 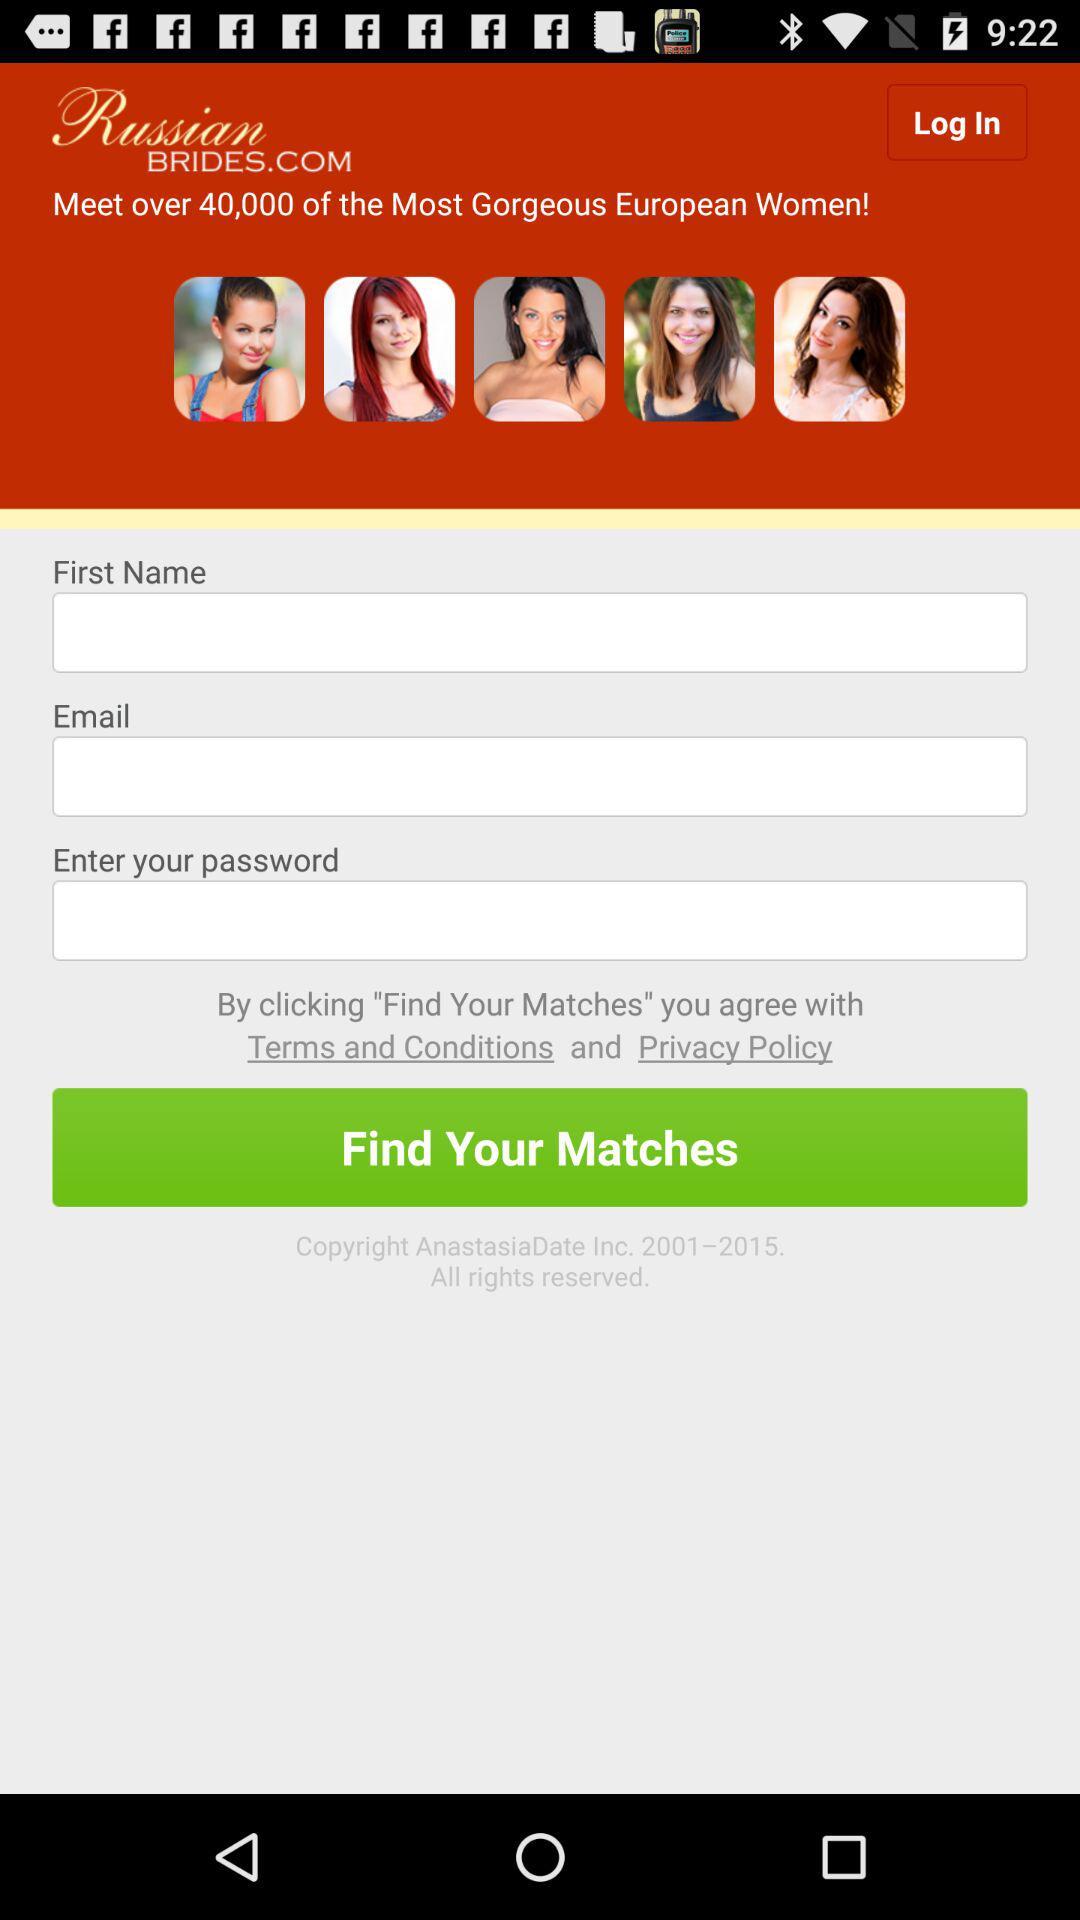 I want to click on name, so click(x=540, y=631).